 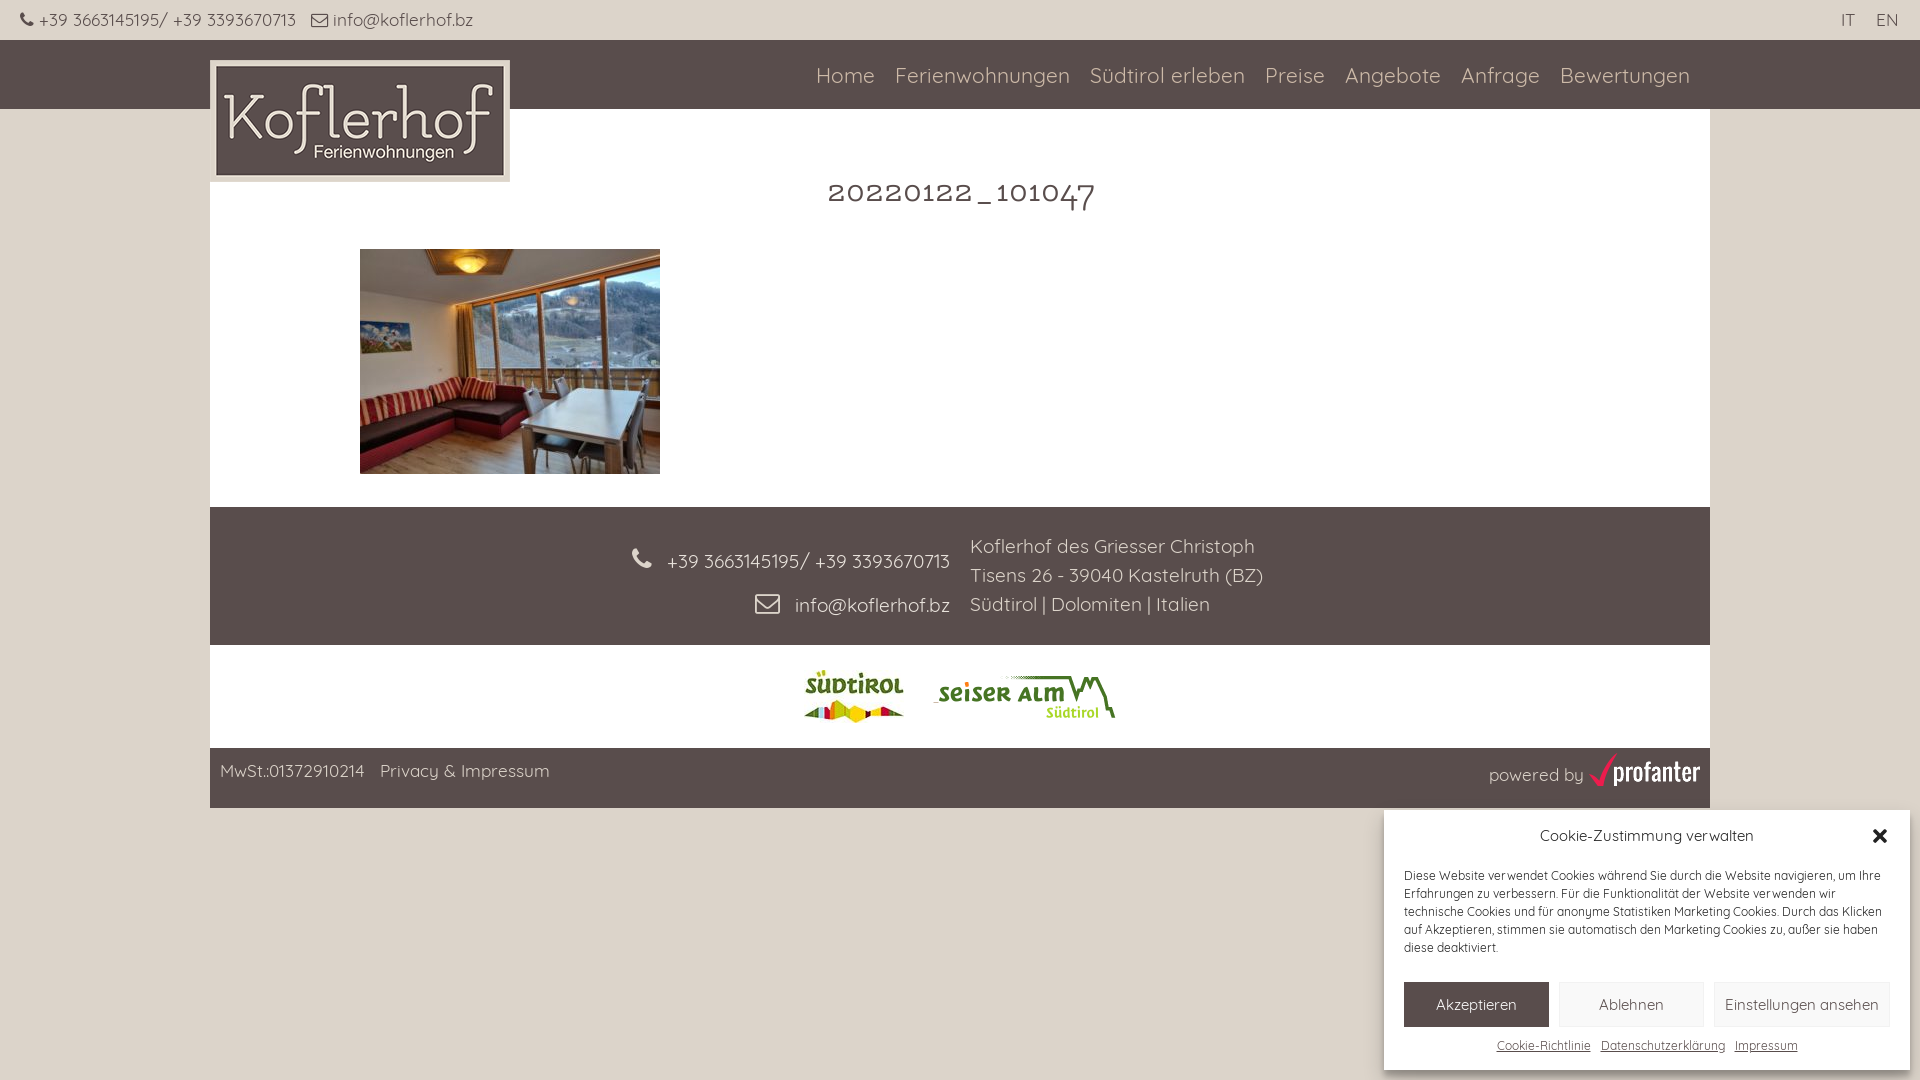 I want to click on 'Cookie-Richtlinie', so click(x=1541, y=1044).